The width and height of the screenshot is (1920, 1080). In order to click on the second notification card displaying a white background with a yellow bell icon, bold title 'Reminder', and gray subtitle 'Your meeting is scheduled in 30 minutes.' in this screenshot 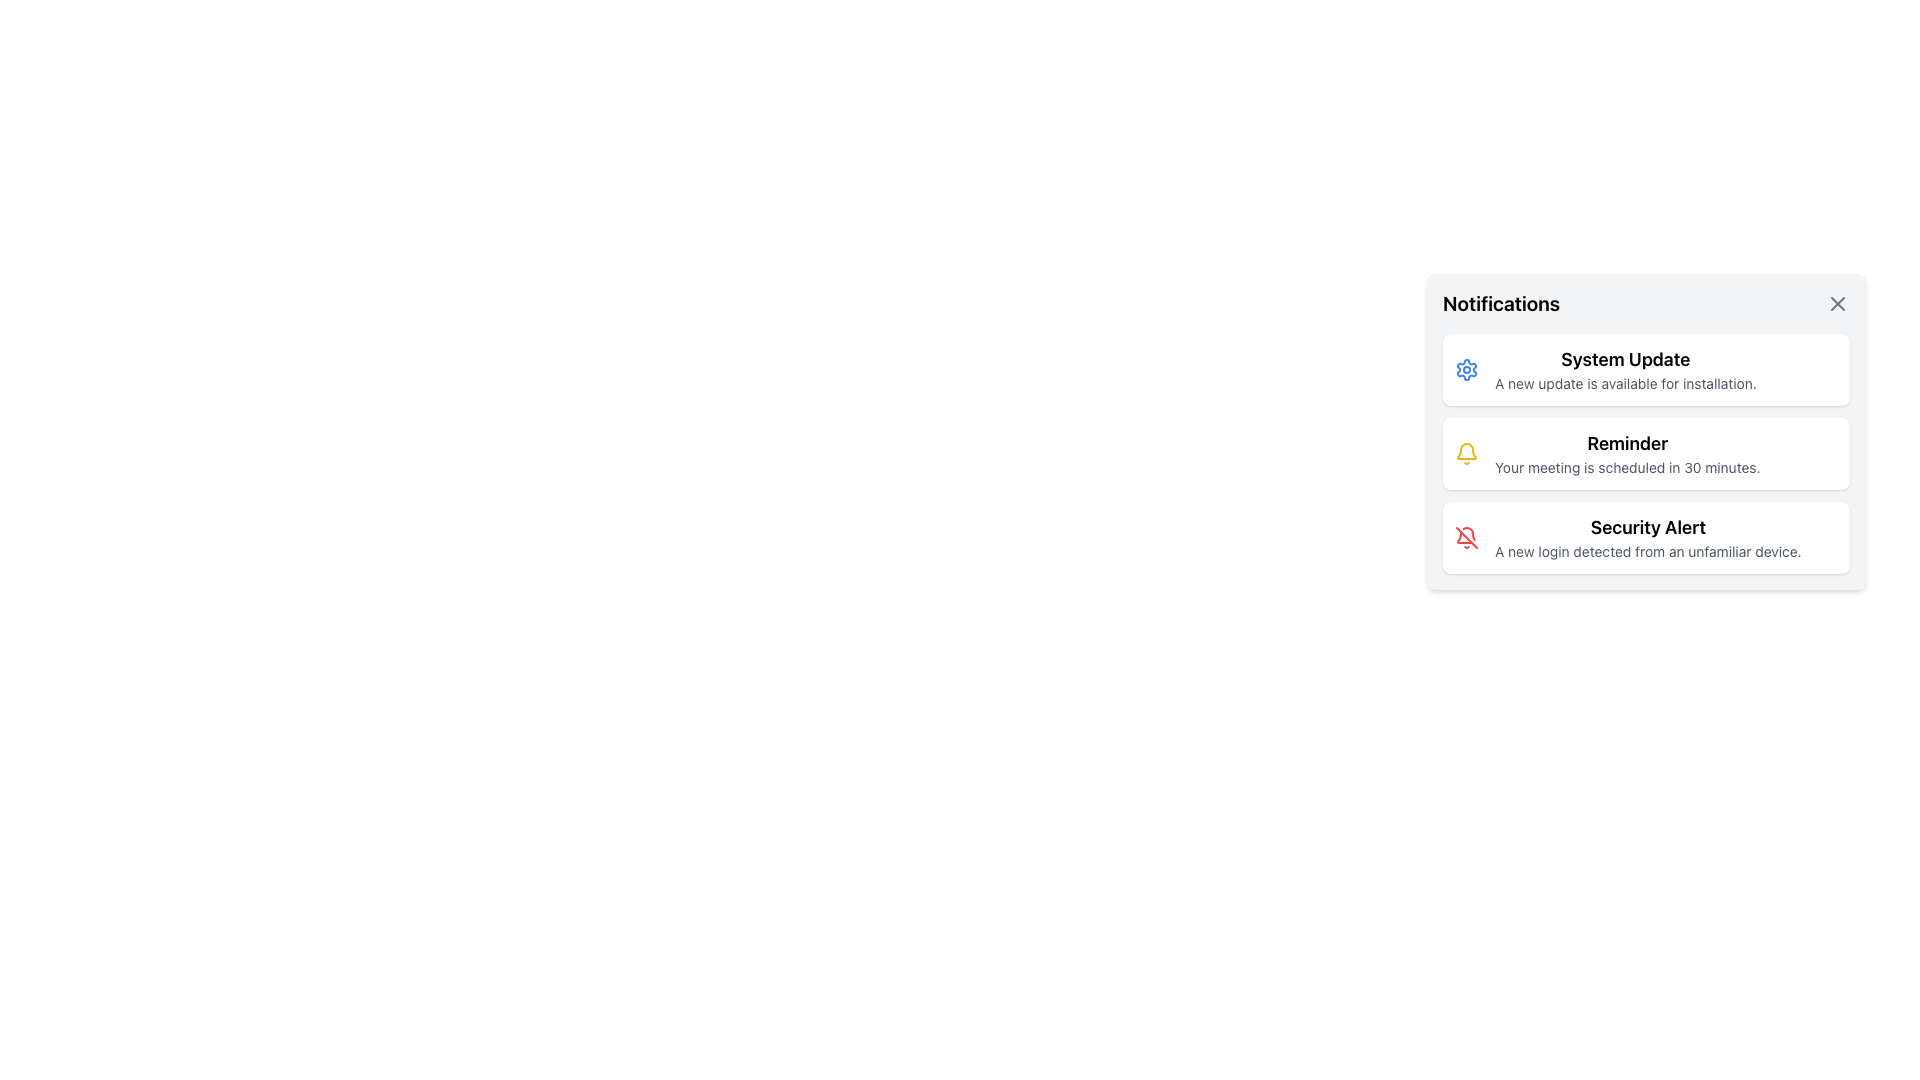, I will do `click(1646, 454)`.